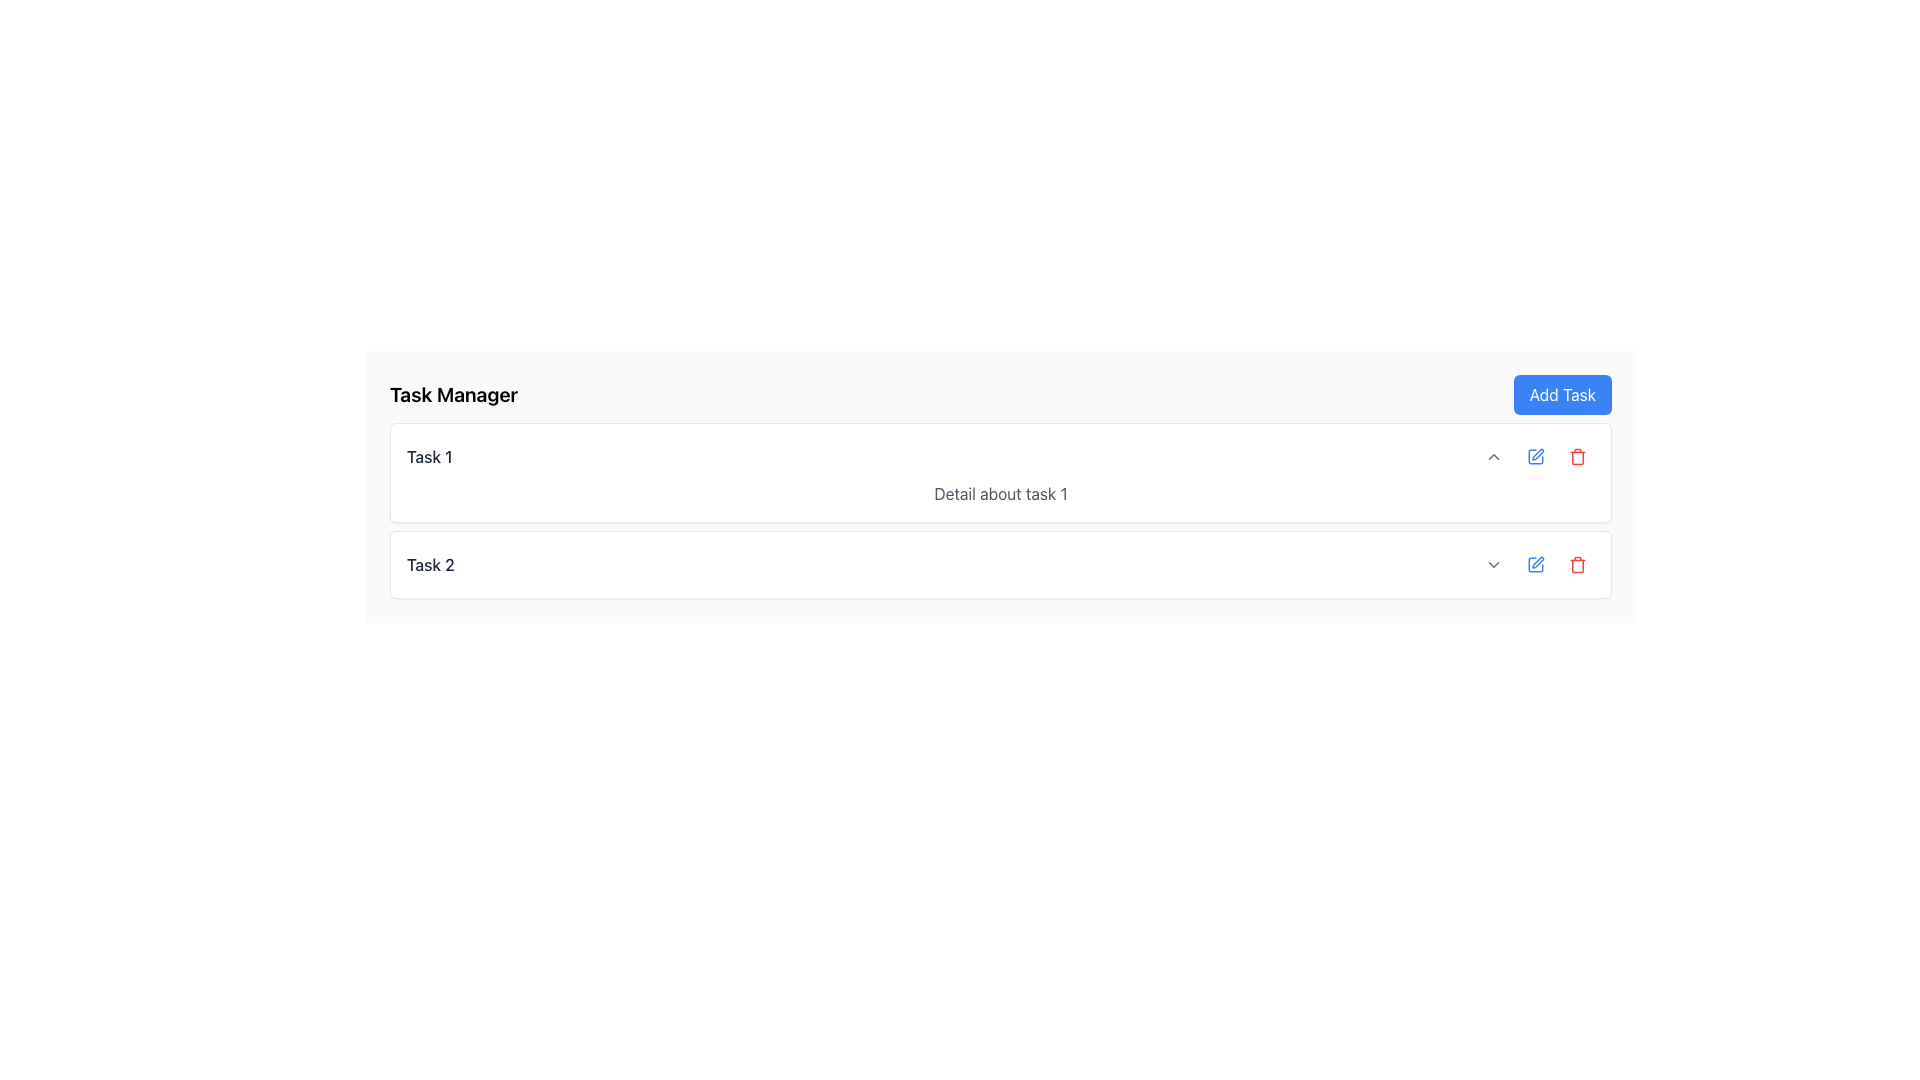  What do you see at coordinates (1535, 564) in the screenshot?
I see `the edit icon button located on the right side of the task list associated with 'Task 2' to initiate the edit action` at bounding box center [1535, 564].